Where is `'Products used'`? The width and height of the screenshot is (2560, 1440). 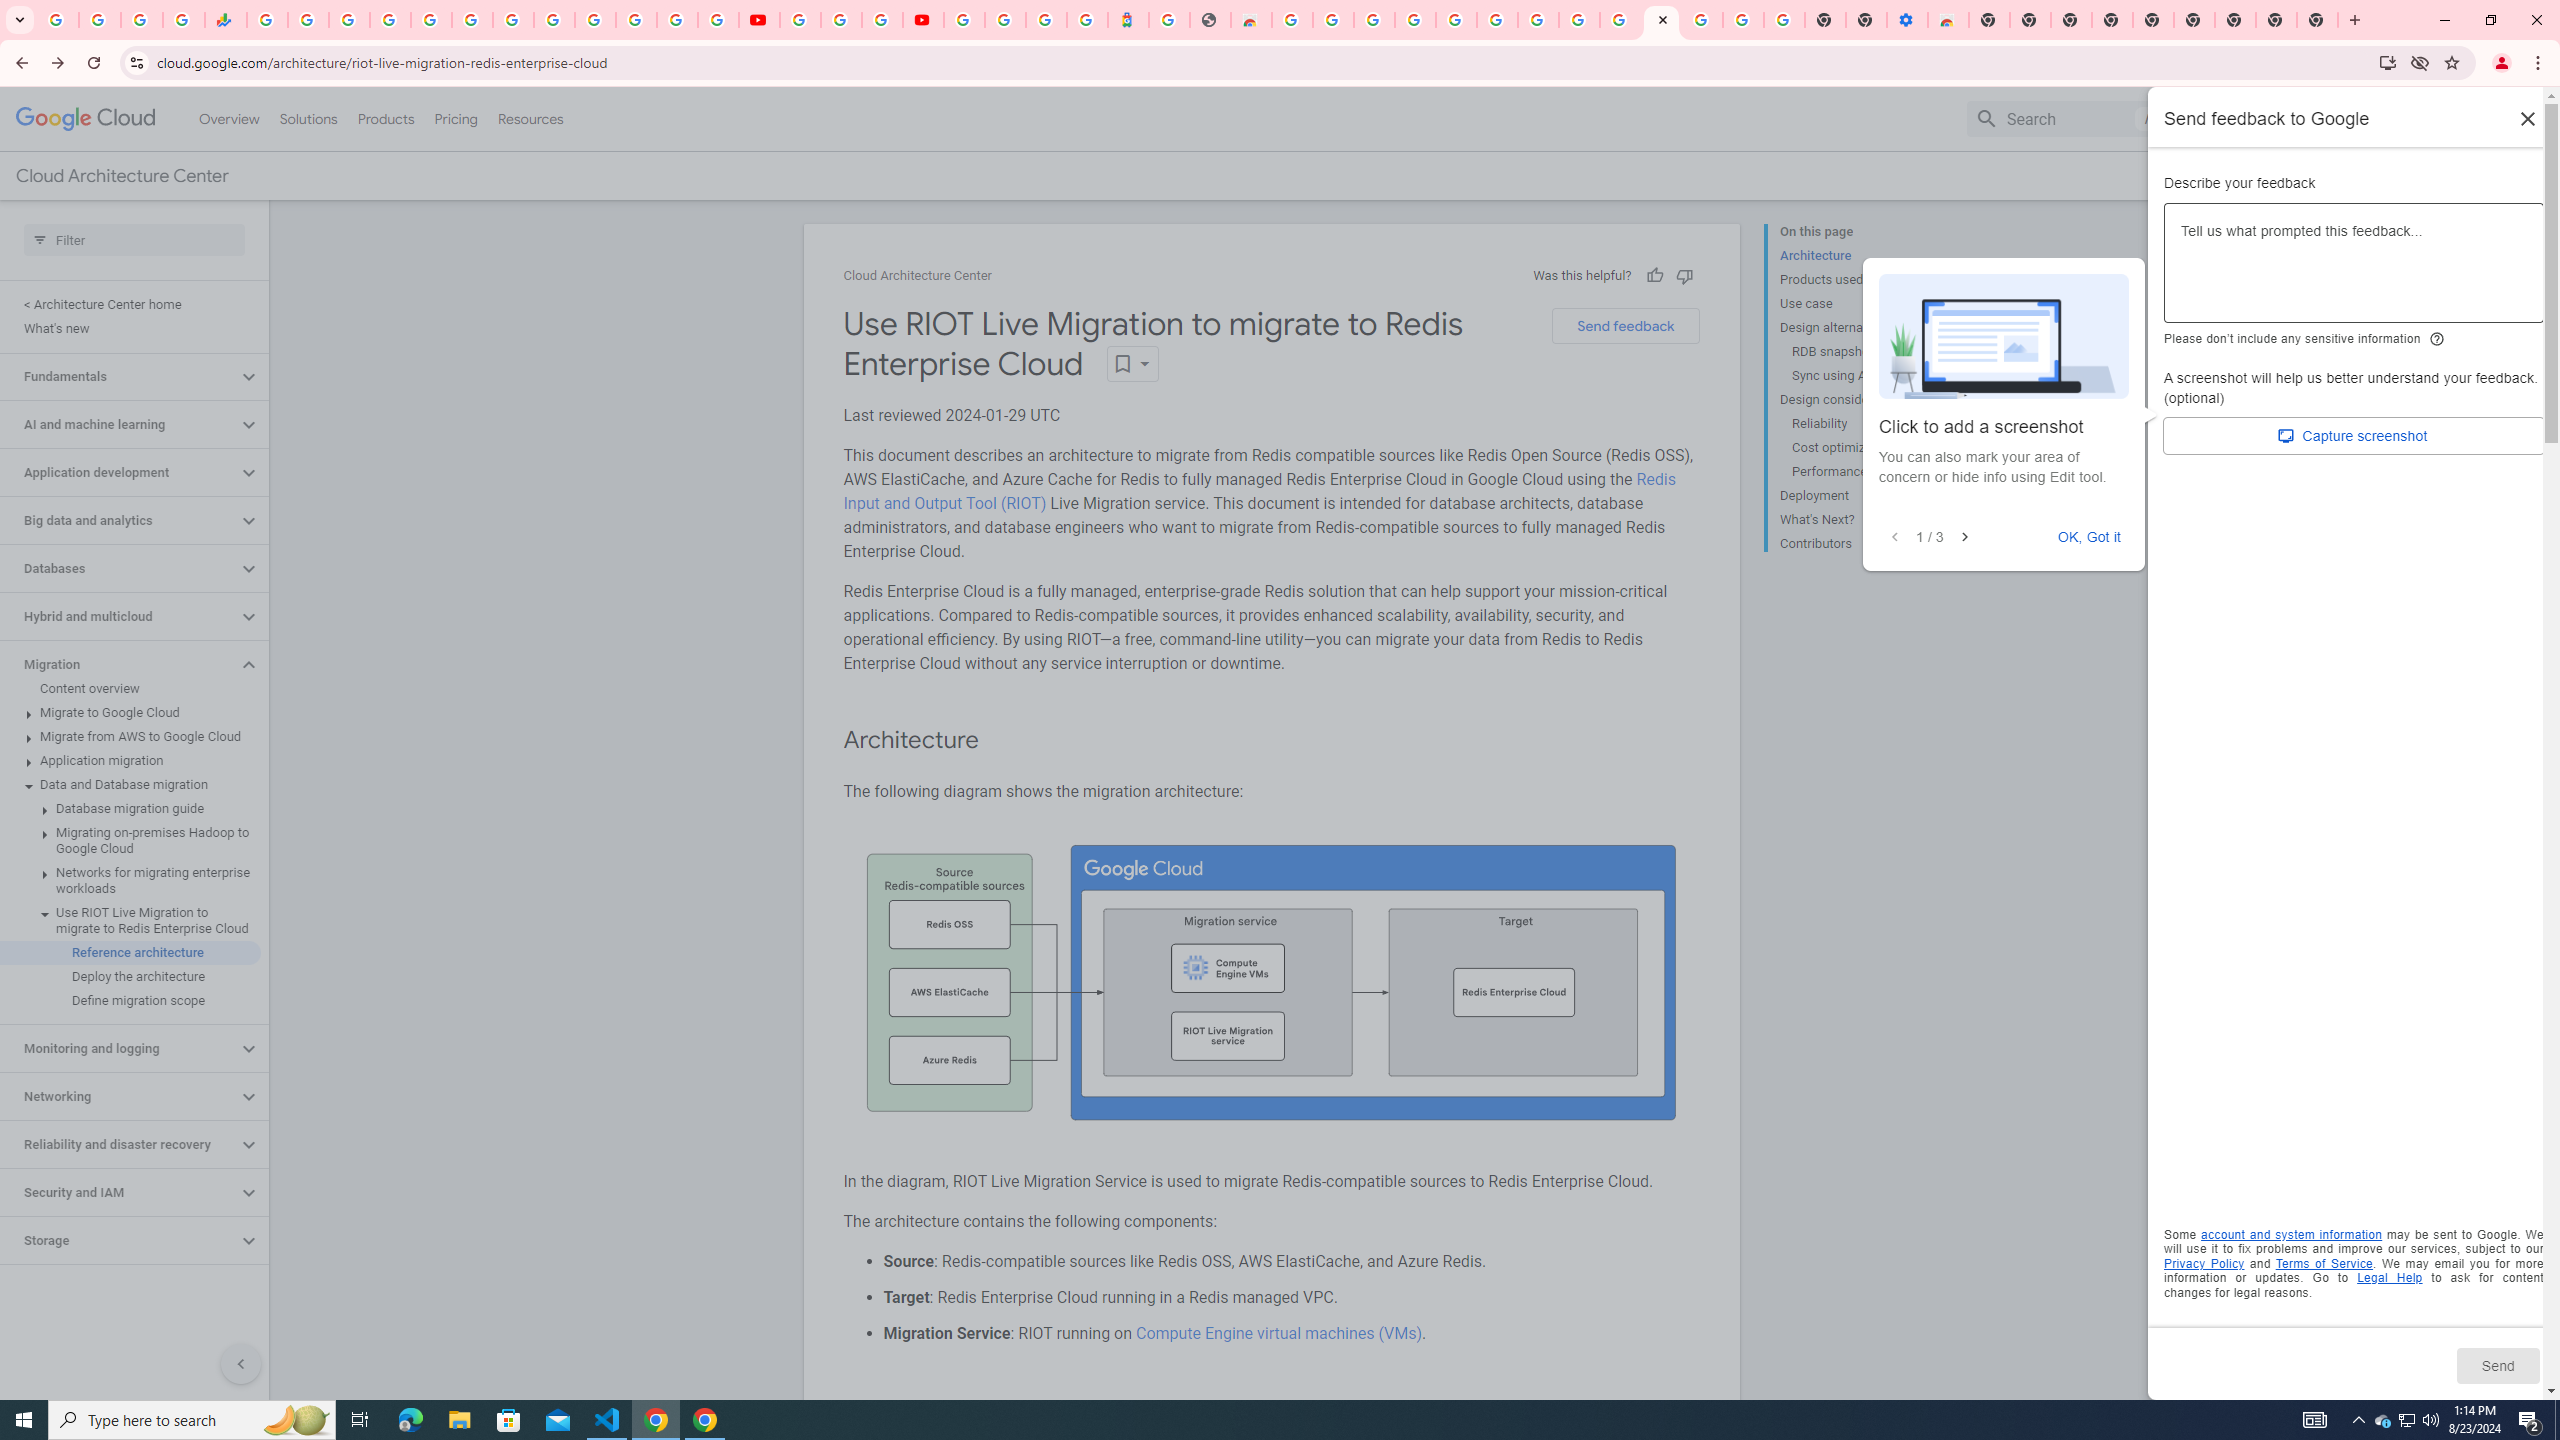 'Products used' is located at coordinates (1860, 279).